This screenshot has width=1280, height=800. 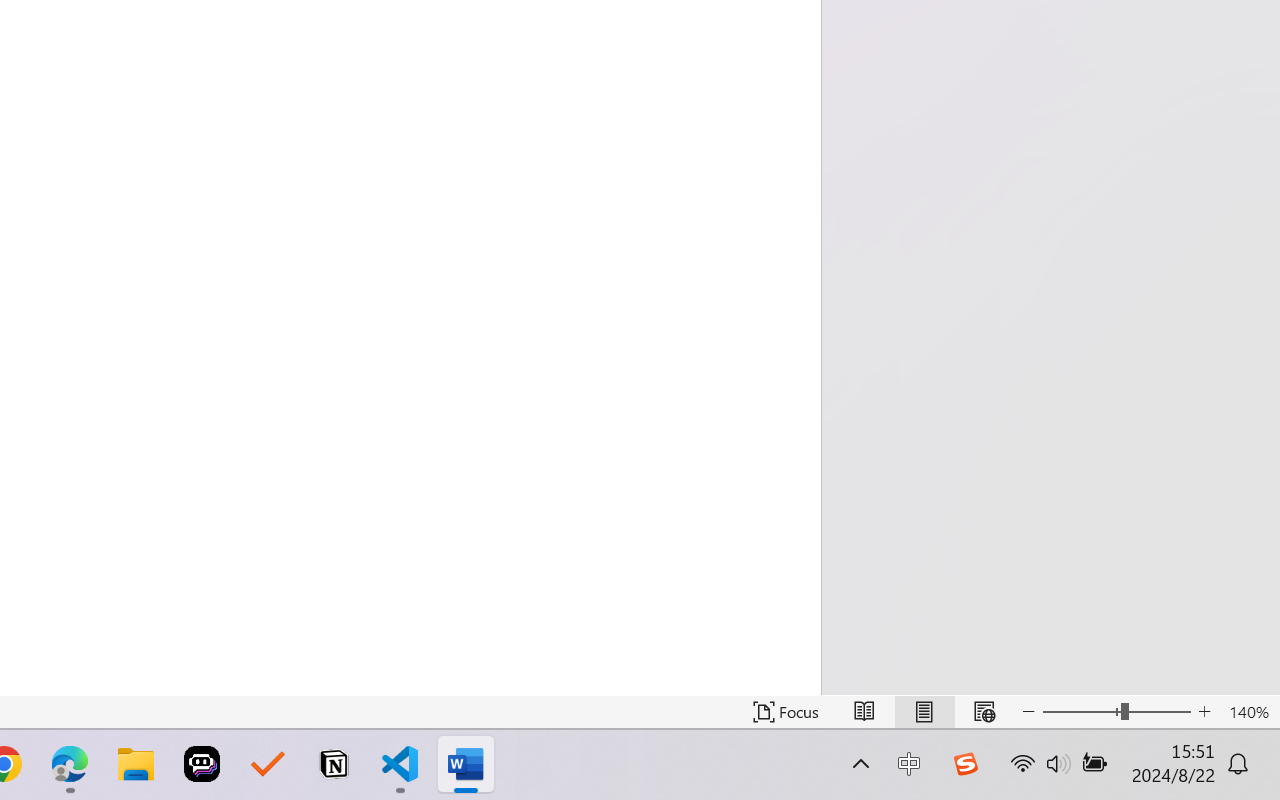 What do you see at coordinates (864, 711) in the screenshot?
I see `'Read Mode'` at bounding box center [864, 711].